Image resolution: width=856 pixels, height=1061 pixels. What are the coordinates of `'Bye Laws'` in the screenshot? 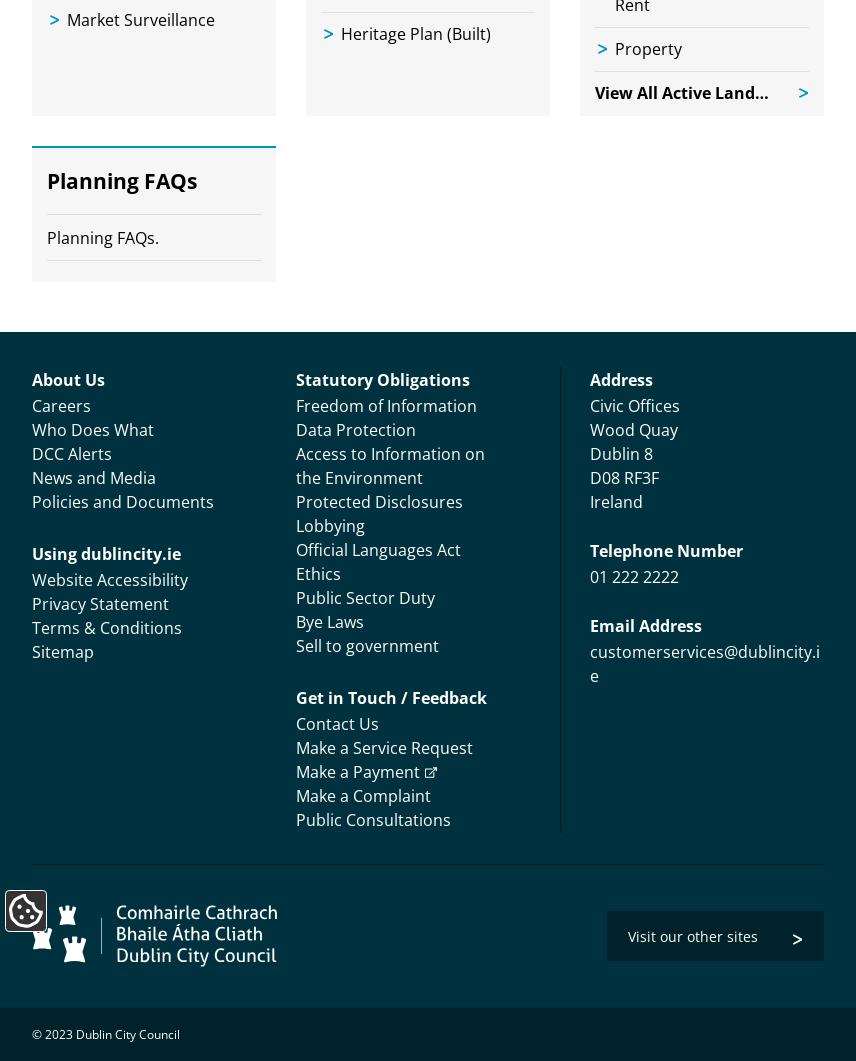 It's located at (327, 620).